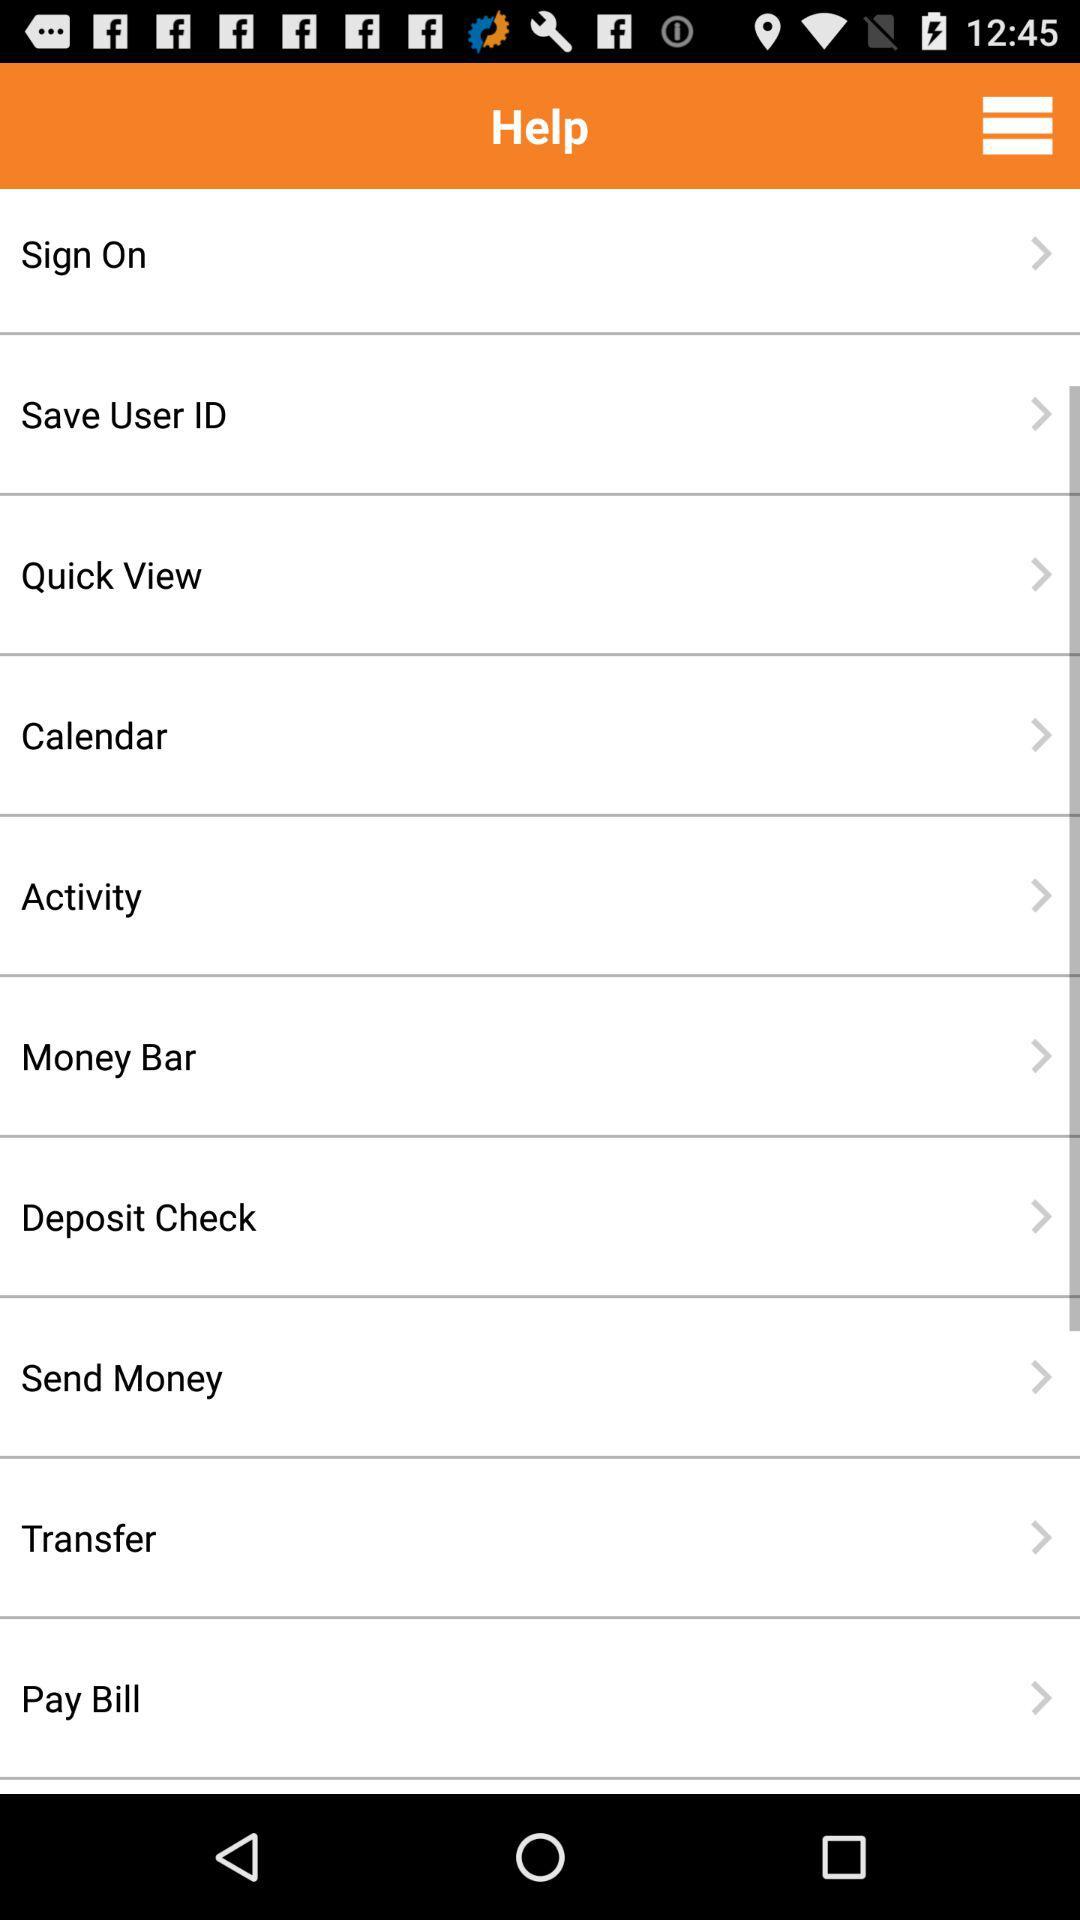 The height and width of the screenshot is (1920, 1080). I want to click on icon to the right of send money icon, so click(1040, 1376).